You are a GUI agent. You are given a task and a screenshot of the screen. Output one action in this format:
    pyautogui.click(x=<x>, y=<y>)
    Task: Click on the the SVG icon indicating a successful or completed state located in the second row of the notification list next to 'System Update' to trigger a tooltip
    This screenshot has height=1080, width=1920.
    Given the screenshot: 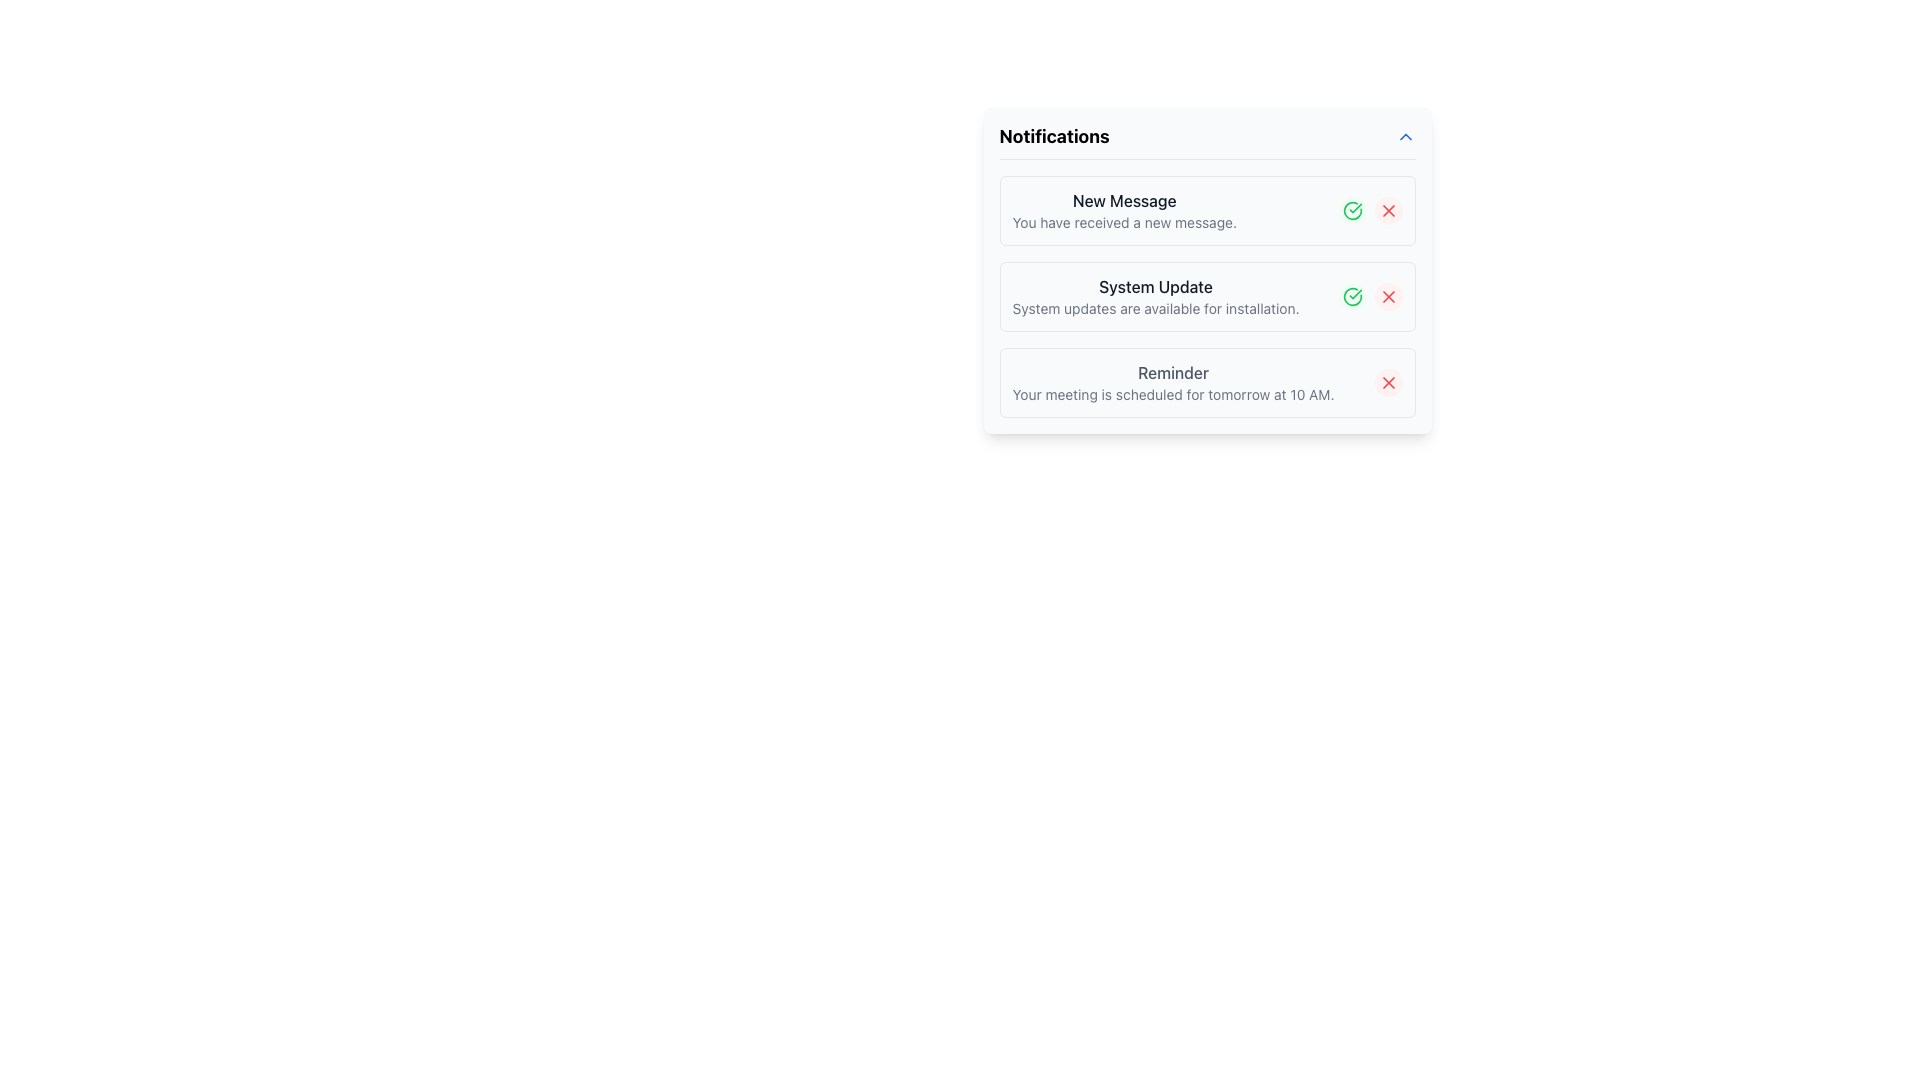 What is the action you would take?
    pyautogui.click(x=1352, y=211)
    